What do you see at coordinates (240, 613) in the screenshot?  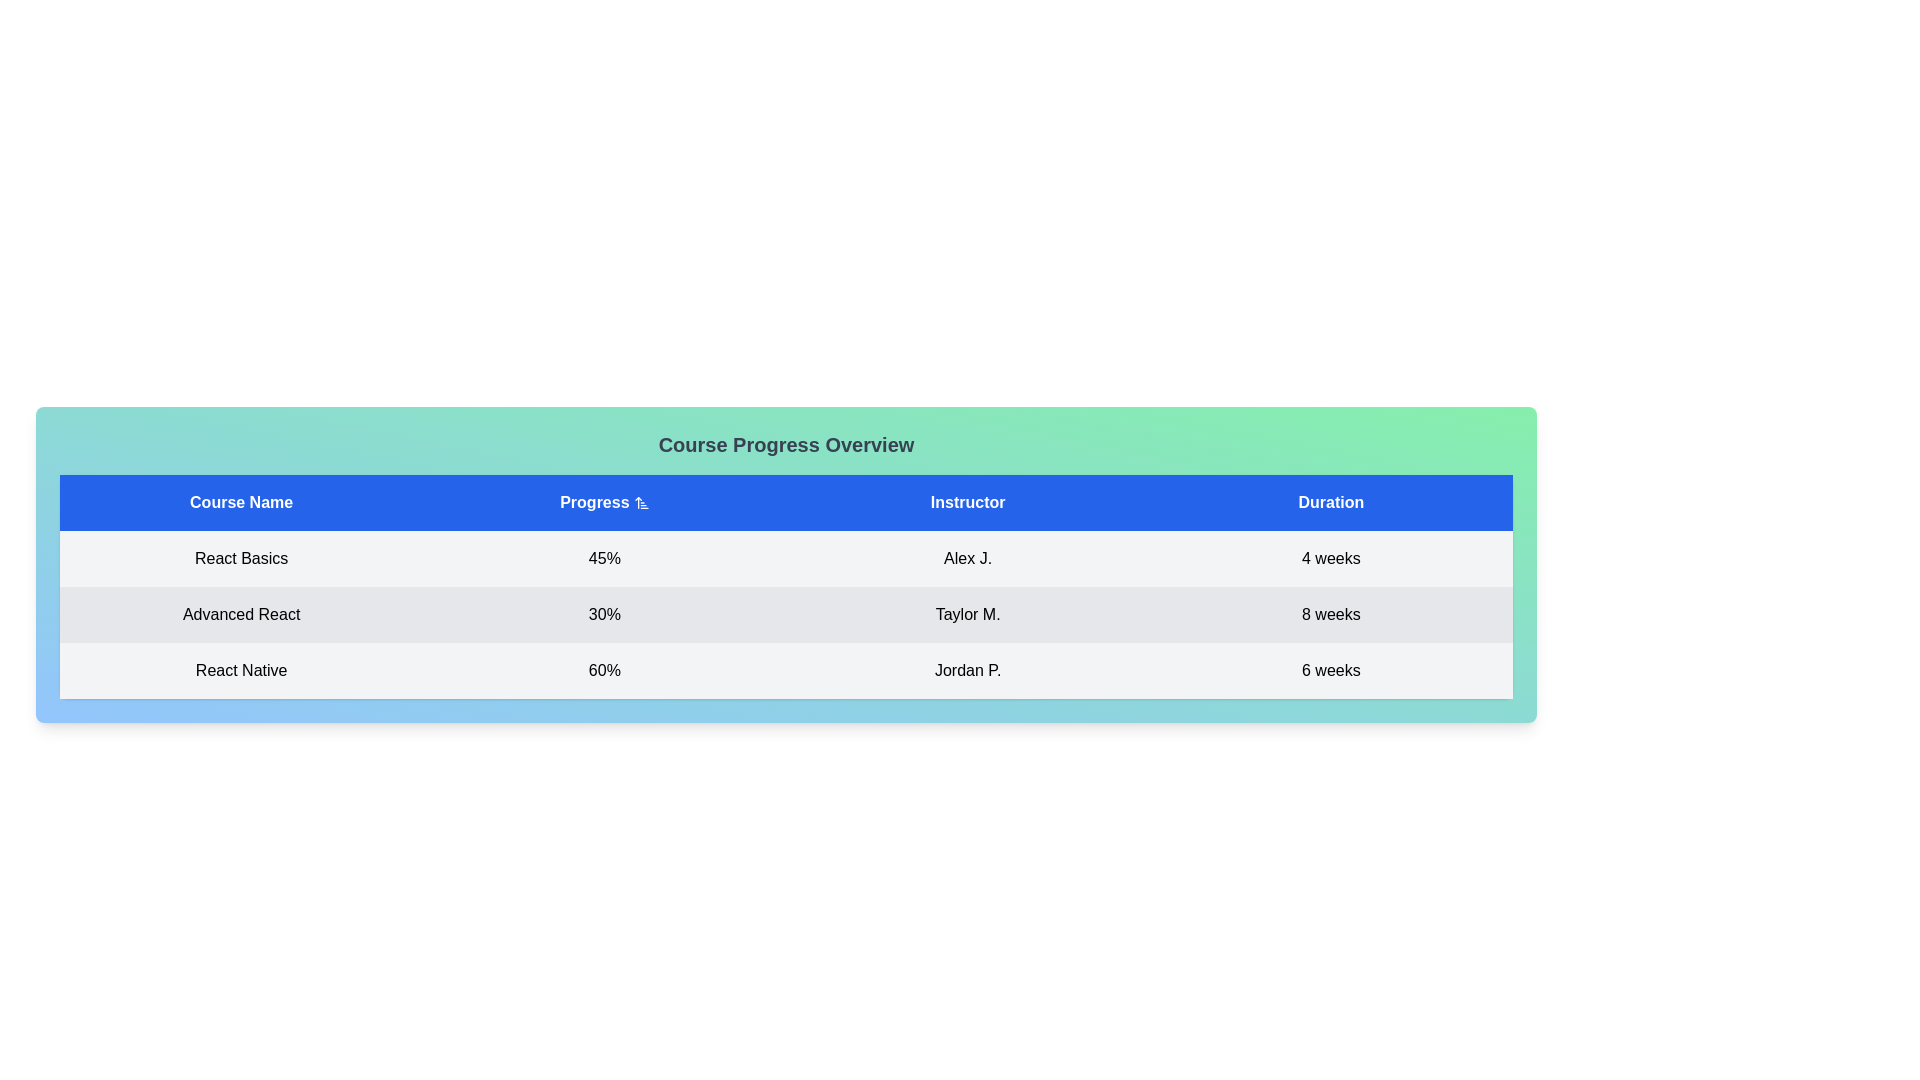 I see `the static text label displaying 'Advanced React', which is the first text component in the second row of the table under 'Course Progress Overview'` at bounding box center [240, 613].